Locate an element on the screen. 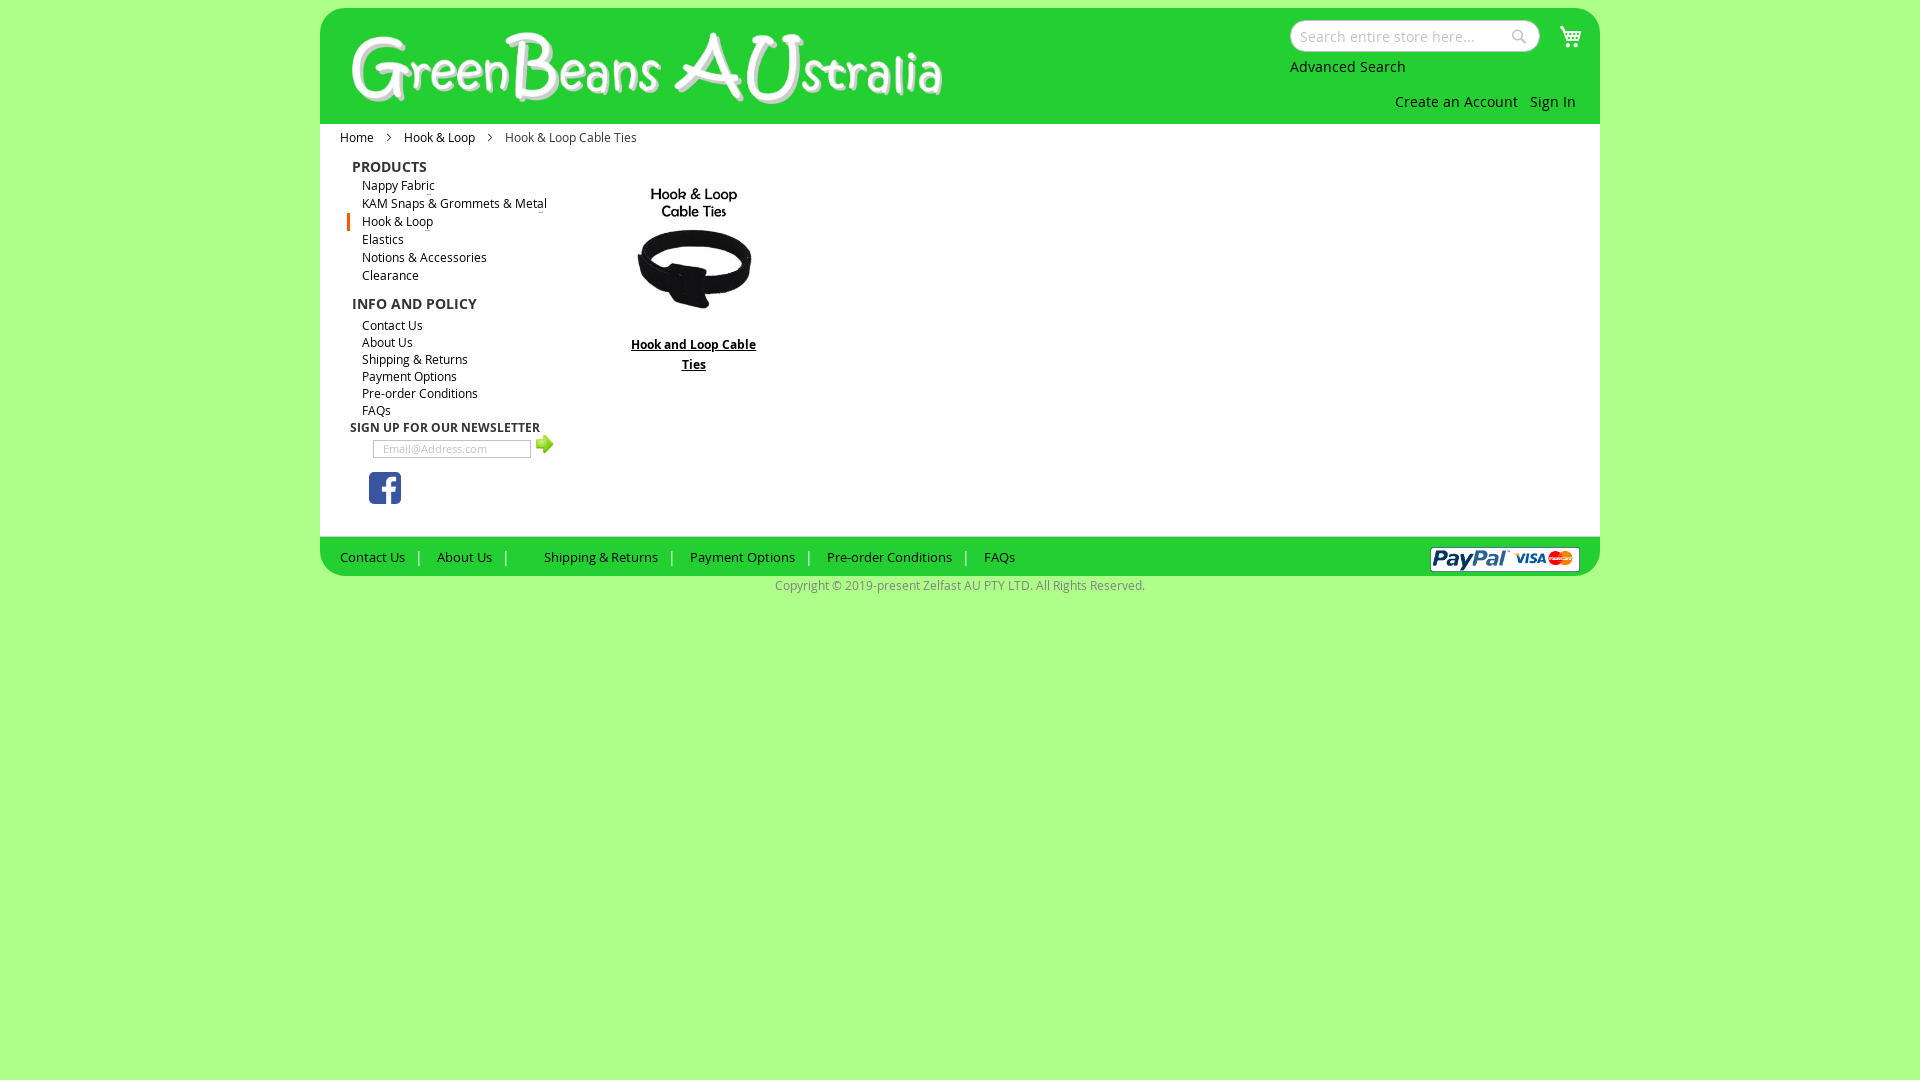  'FAQs' is located at coordinates (999, 562).